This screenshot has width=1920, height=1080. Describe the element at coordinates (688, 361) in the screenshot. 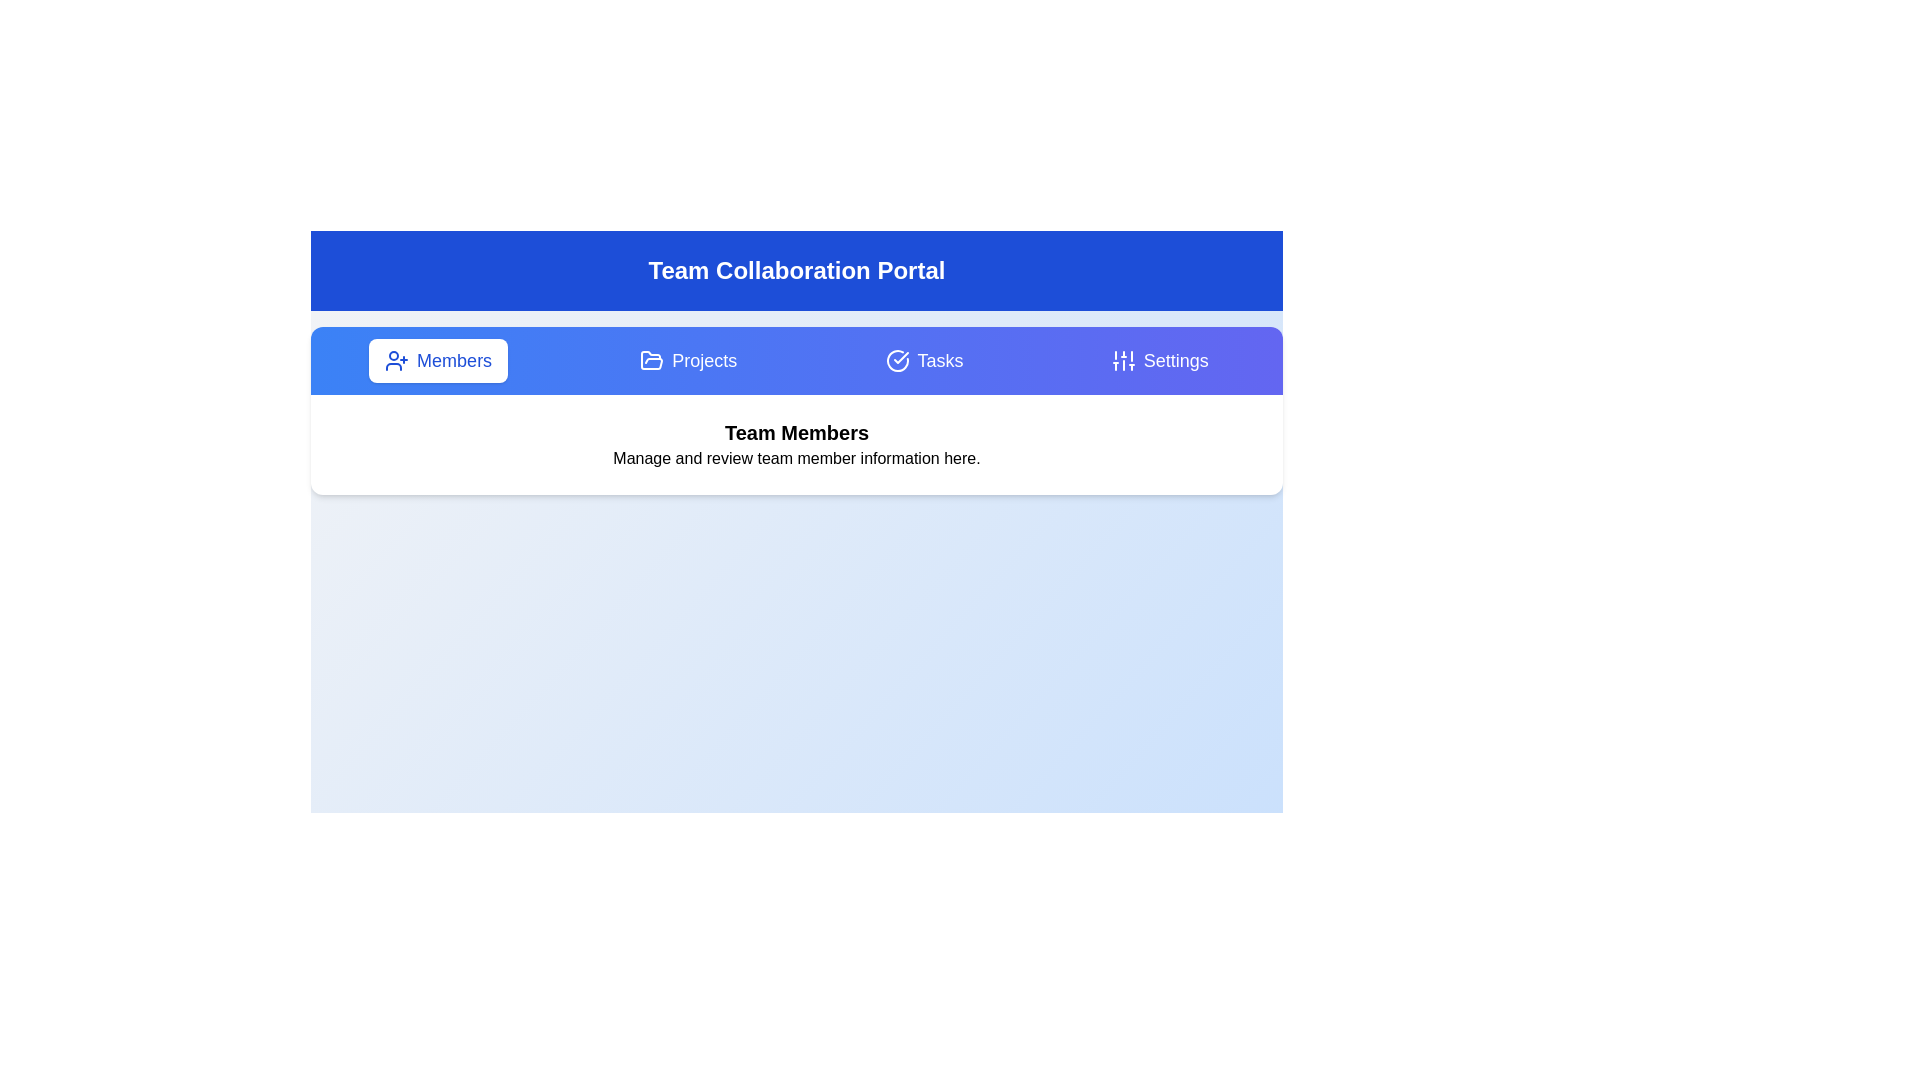

I see `the 'Projects' button, which is a blue button with rounded corners and a folder icon, located in the top navigation bar between the 'Members' and 'Tasks' buttons` at that location.